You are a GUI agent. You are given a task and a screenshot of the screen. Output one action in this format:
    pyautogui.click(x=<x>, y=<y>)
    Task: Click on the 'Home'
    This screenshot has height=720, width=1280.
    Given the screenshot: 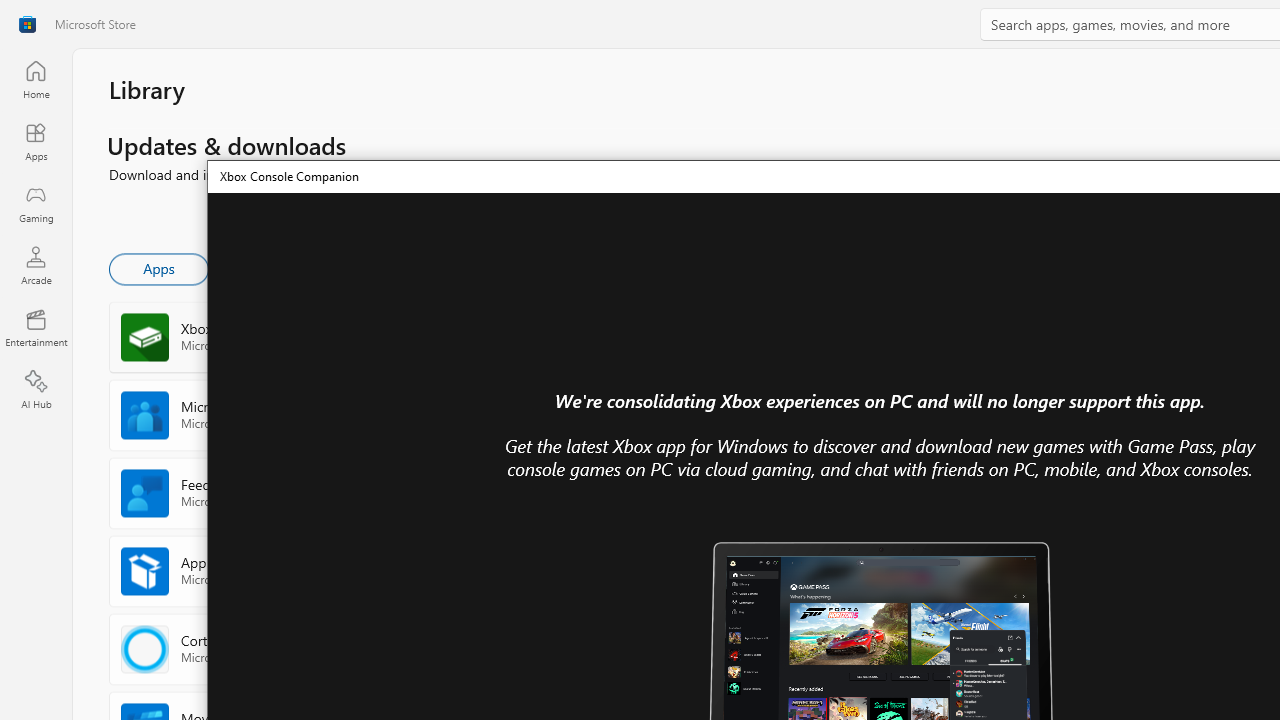 What is the action you would take?
    pyautogui.click(x=35, y=78)
    